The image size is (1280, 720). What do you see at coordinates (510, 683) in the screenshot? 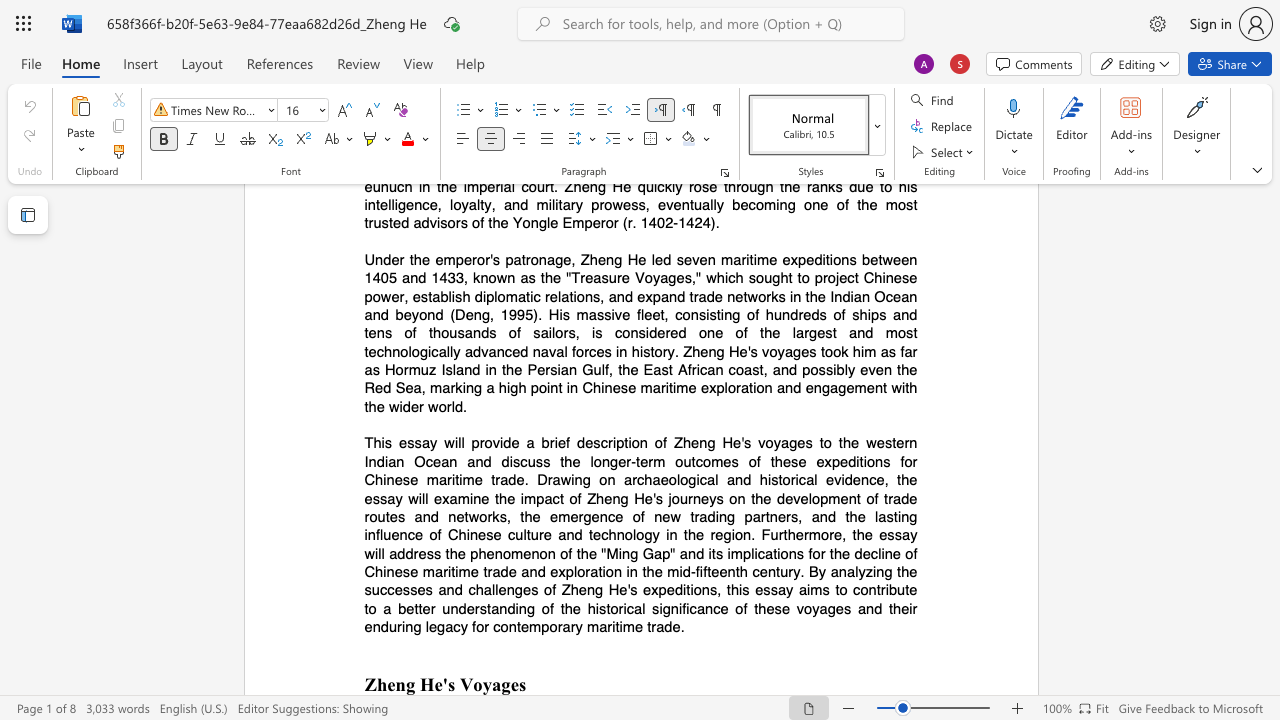
I see `the subset text "es" within the text "Zheng He"` at bounding box center [510, 683].